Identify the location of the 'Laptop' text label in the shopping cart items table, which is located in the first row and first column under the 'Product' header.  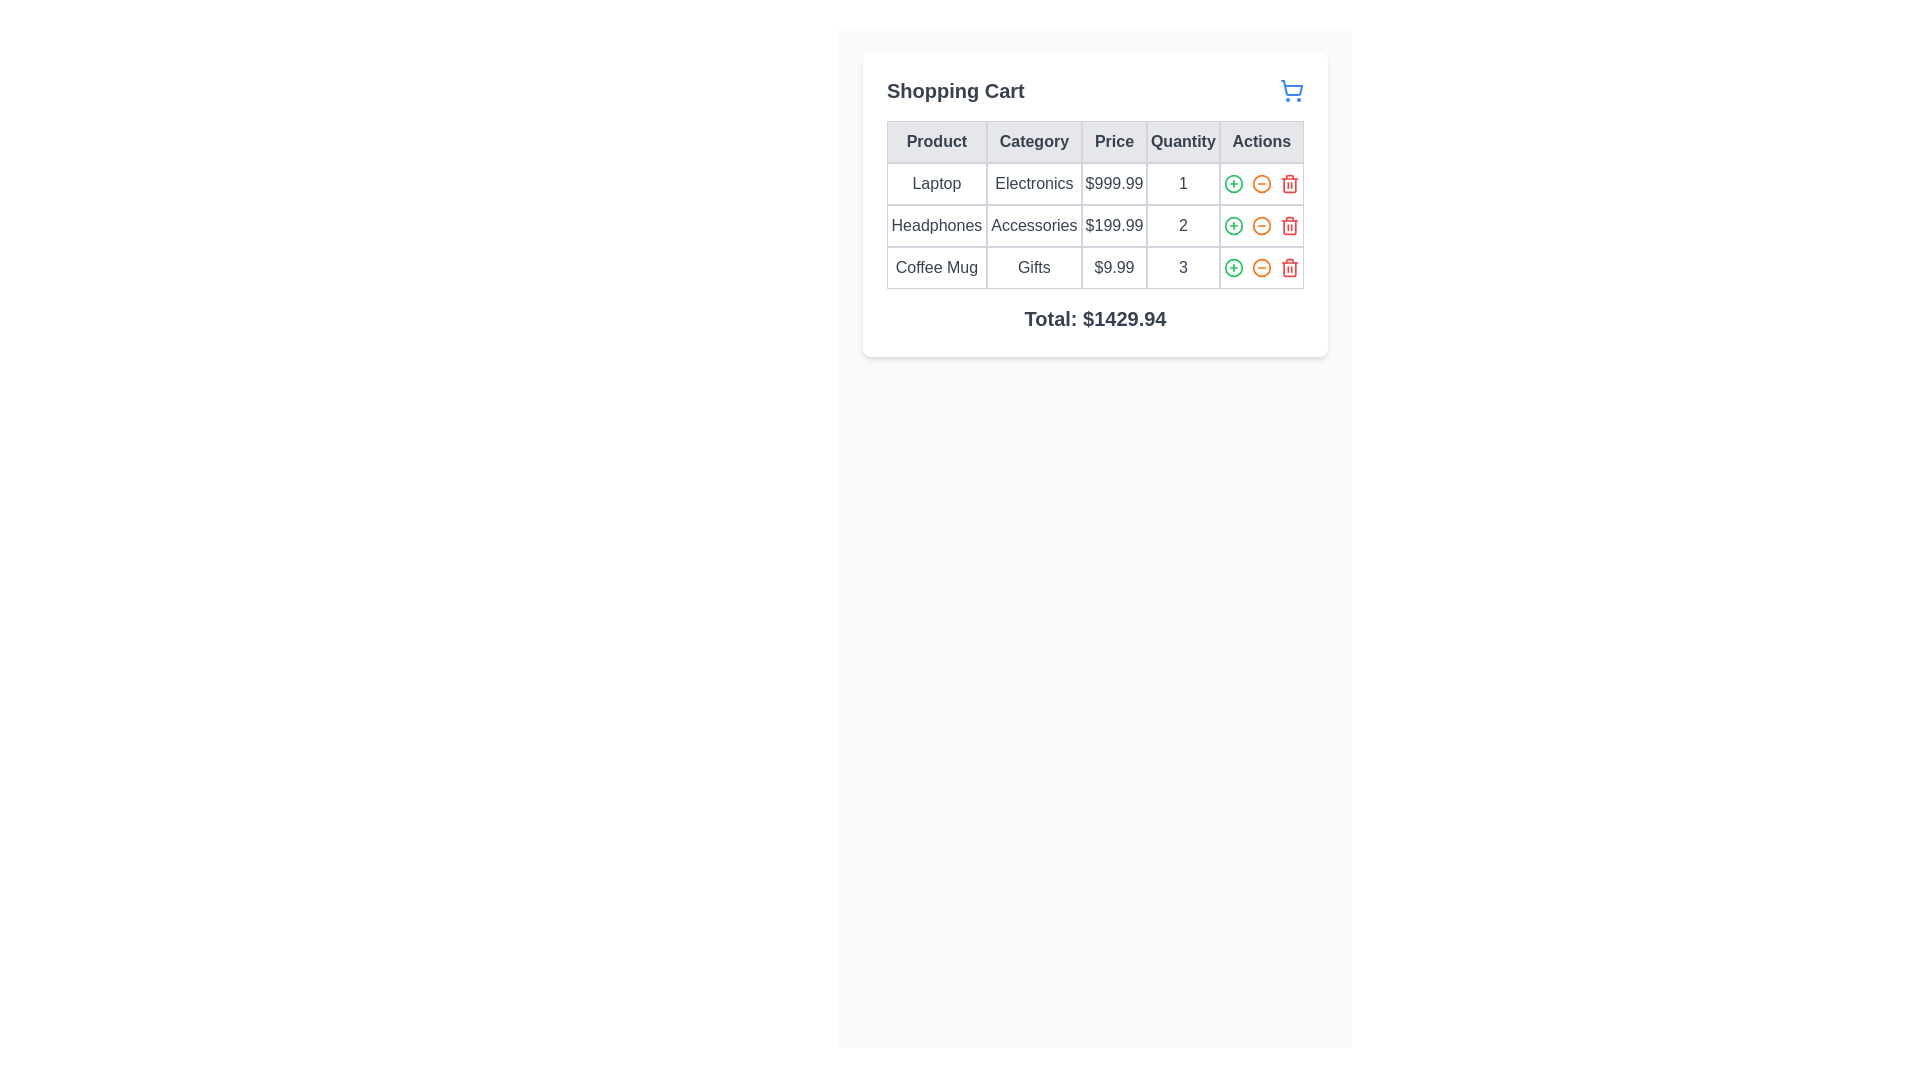
(935, 184).